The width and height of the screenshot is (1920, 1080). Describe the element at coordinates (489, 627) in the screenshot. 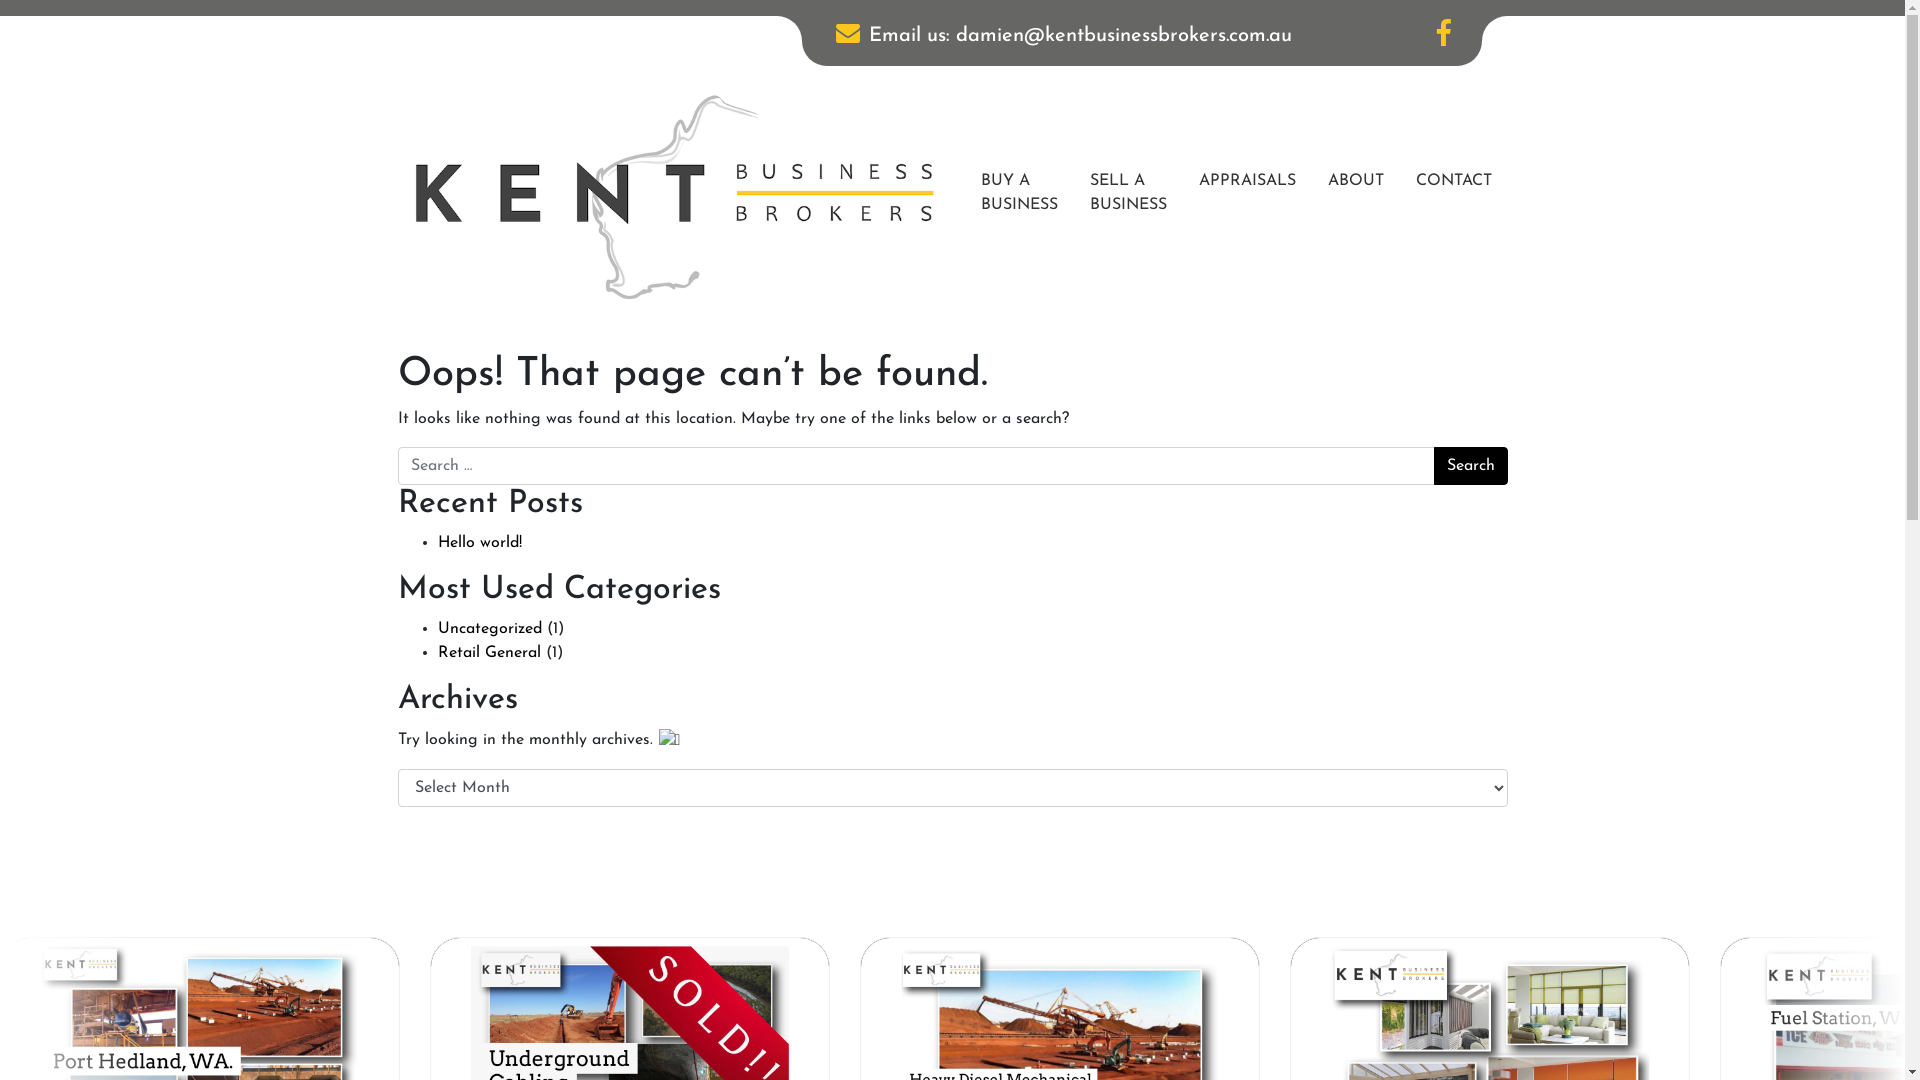

I see `'Uncategorized'` at that location.